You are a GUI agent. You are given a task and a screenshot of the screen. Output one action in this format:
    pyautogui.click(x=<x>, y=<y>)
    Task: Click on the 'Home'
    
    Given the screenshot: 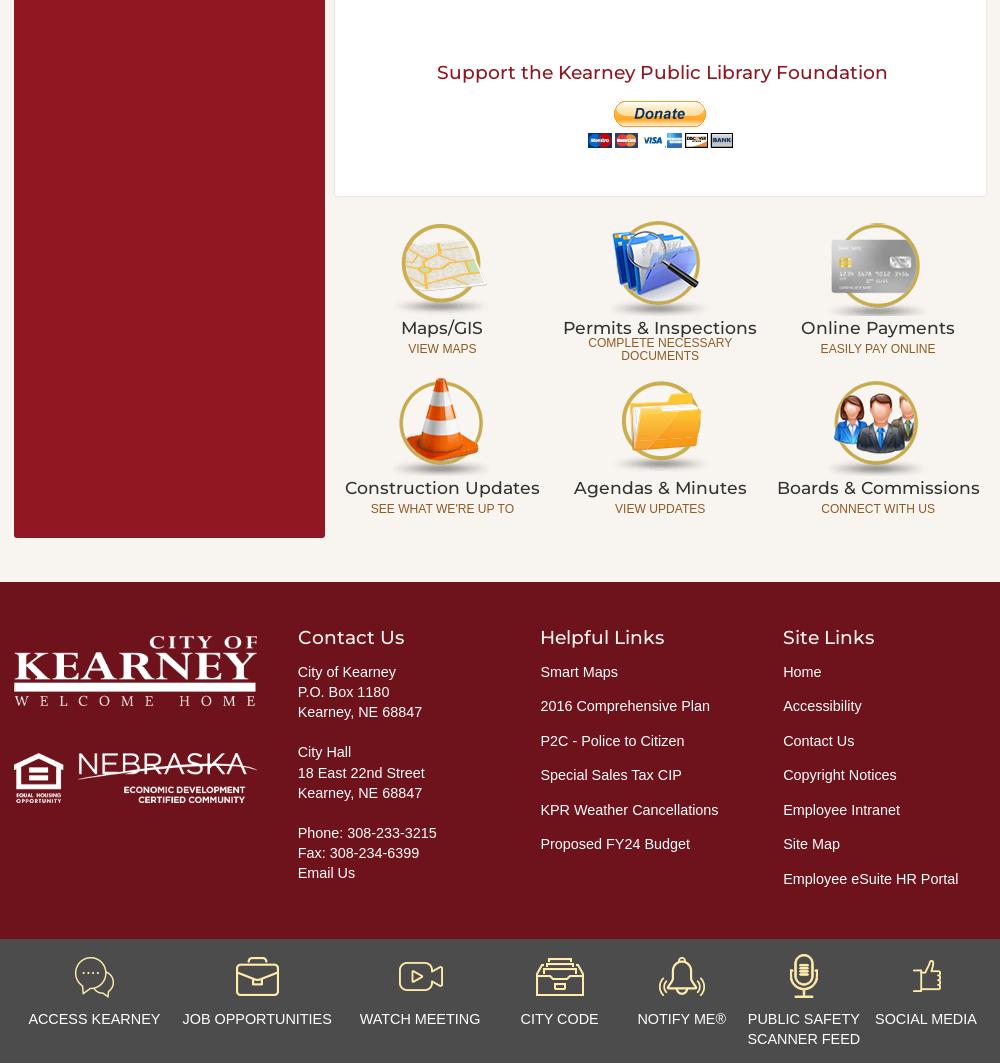 What is the action you would take?
    pyautogui.click(x=802, y=669)
    